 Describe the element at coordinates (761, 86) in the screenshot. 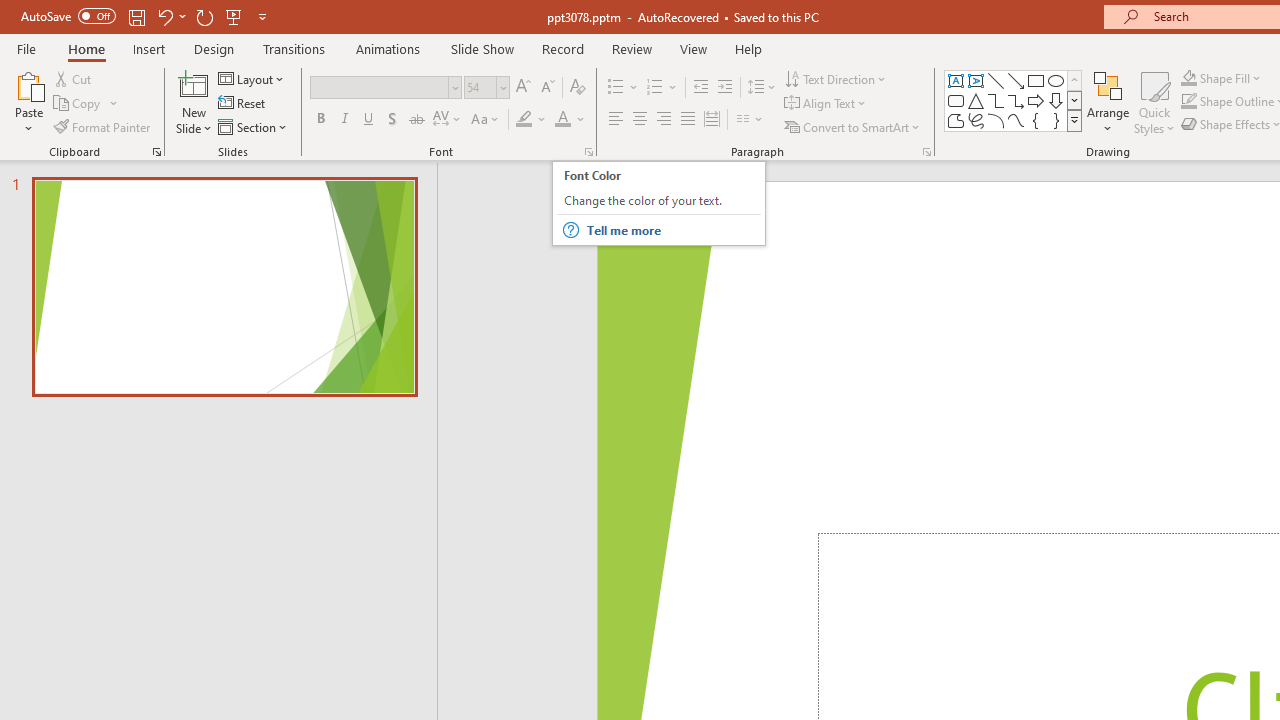

I see `'Line Spacing'` at that location.